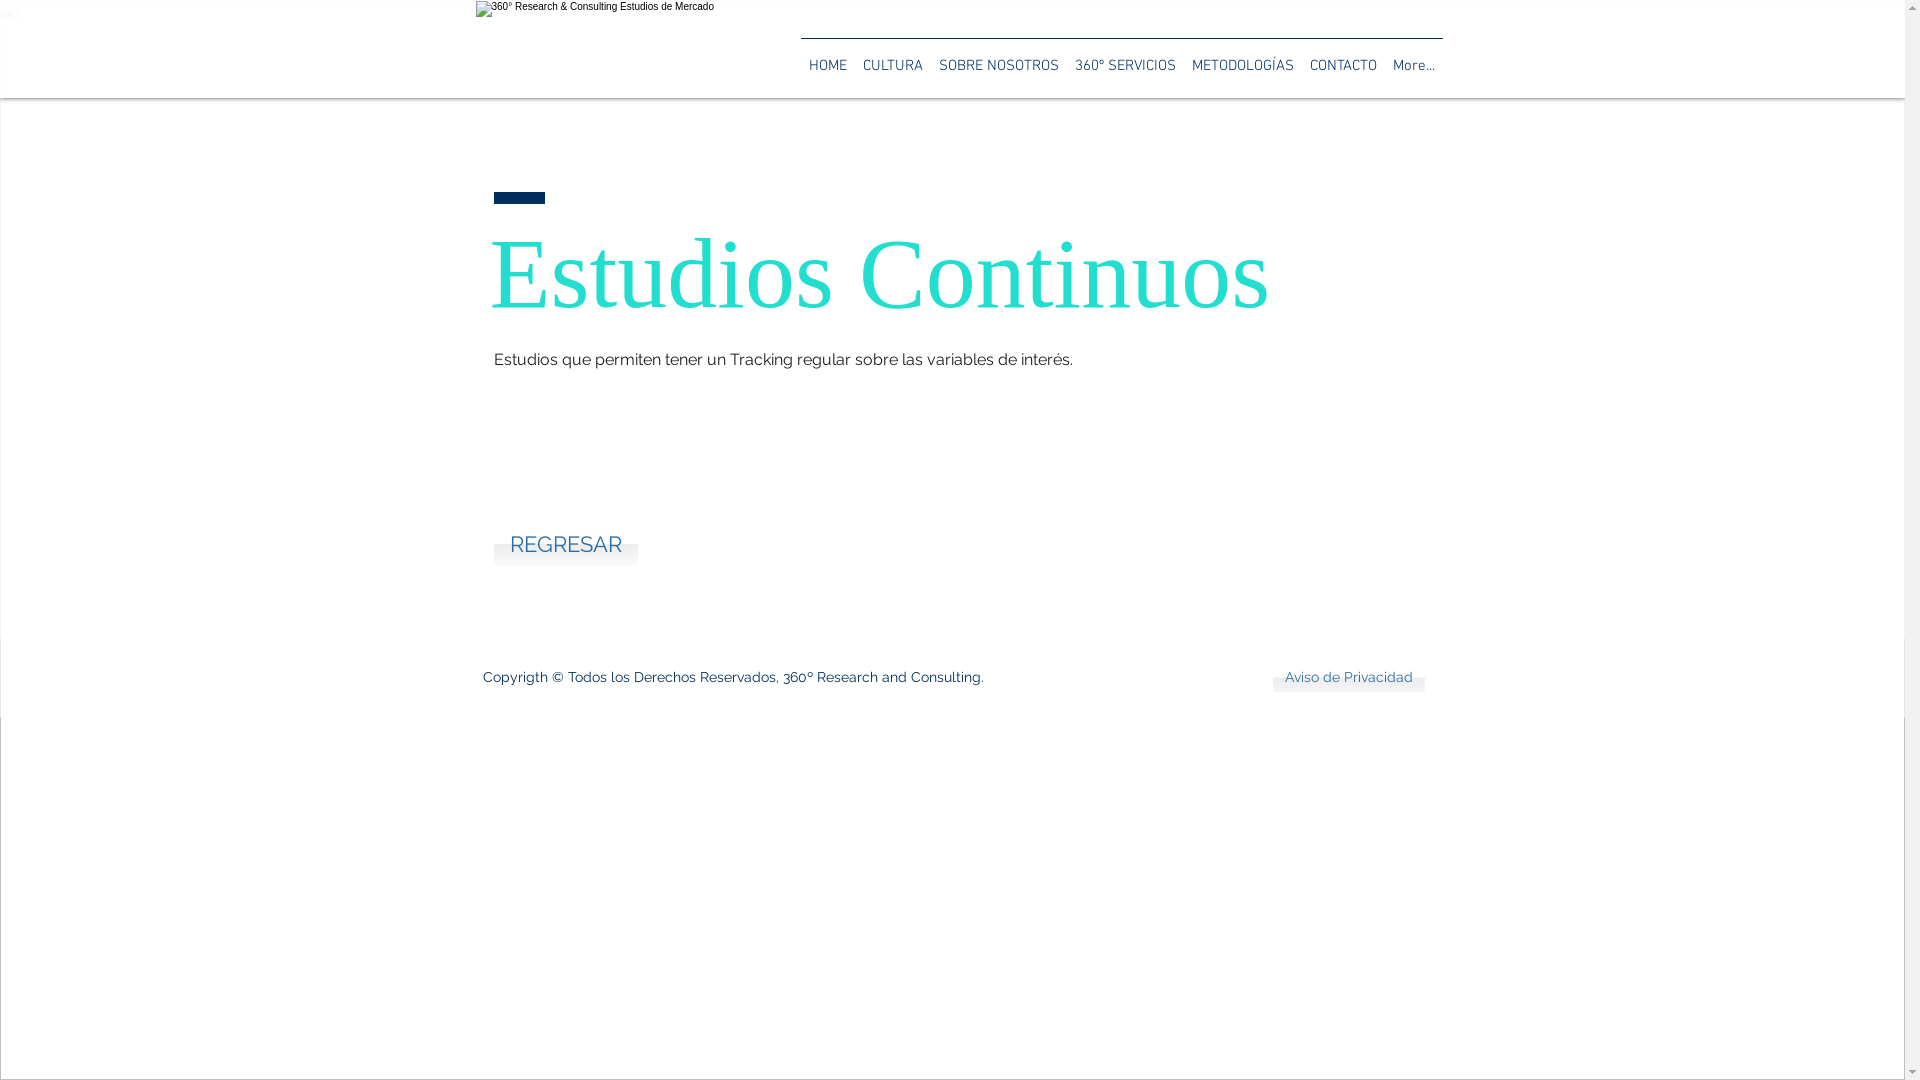 This screenshot has height=1080, width=1920. I want to click on 'CONTACTO', so click(1343, 56).